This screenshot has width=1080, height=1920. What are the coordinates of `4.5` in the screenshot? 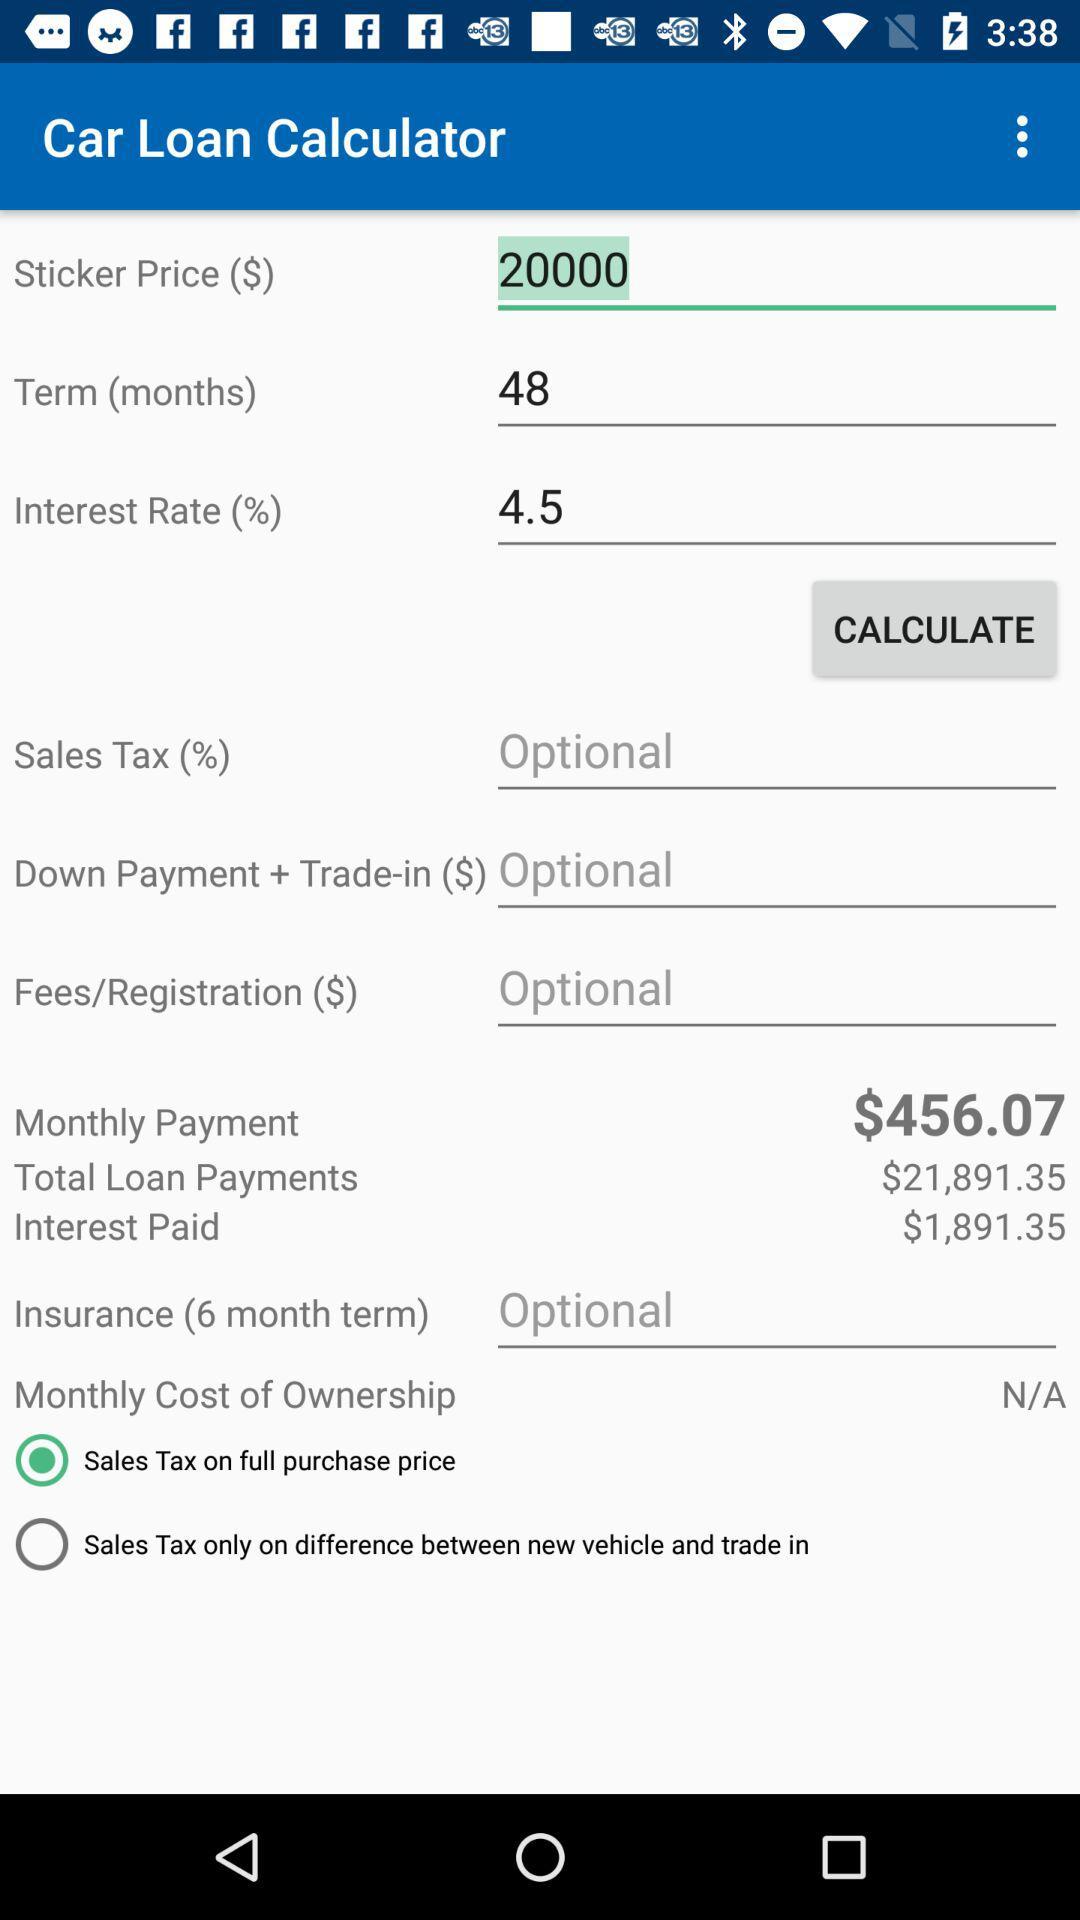 It's located at (775, 506).